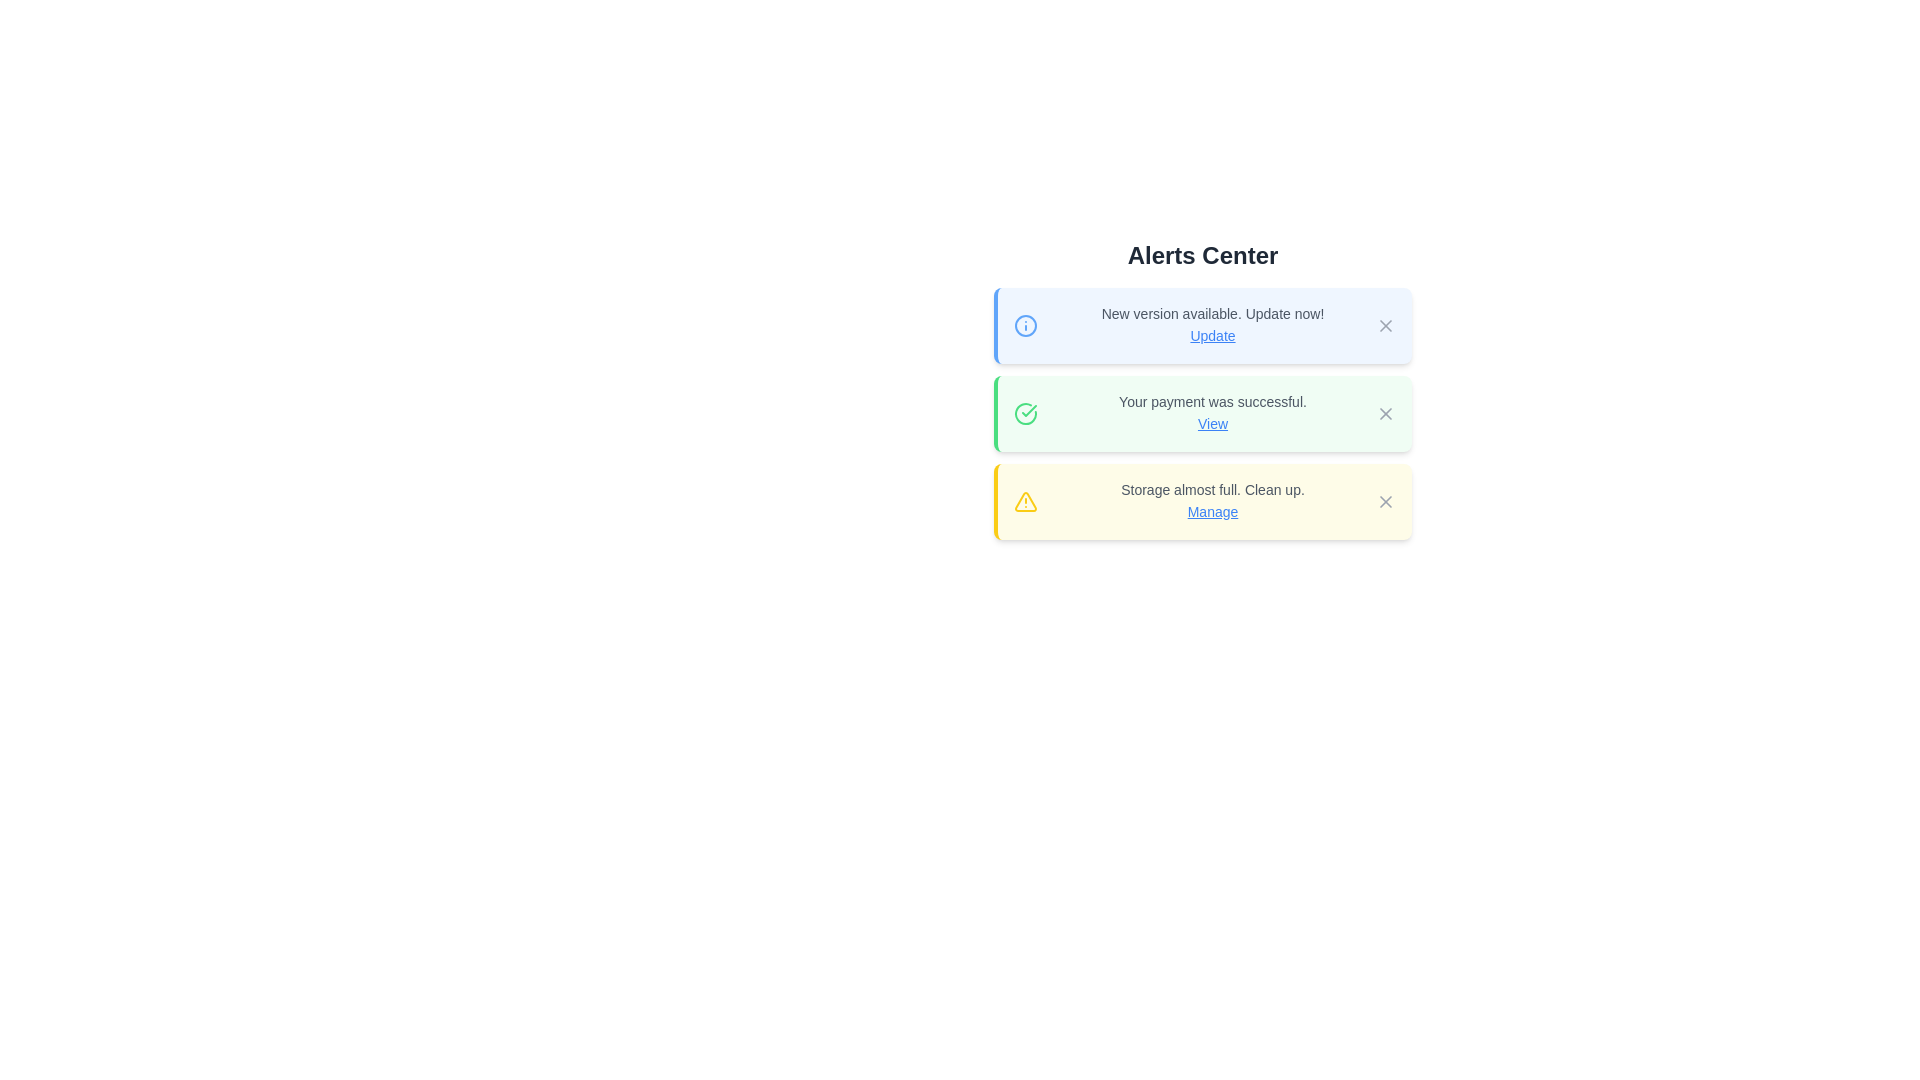 Image resolution: width=1920 pixels, height=1080 pixels. Describe the element at coordinates (1212, 313) in the screenshot. I see `the text label displaying 'New version available. Update now!' which is located at the top of the first notification card with a subtle blue background` at that location.